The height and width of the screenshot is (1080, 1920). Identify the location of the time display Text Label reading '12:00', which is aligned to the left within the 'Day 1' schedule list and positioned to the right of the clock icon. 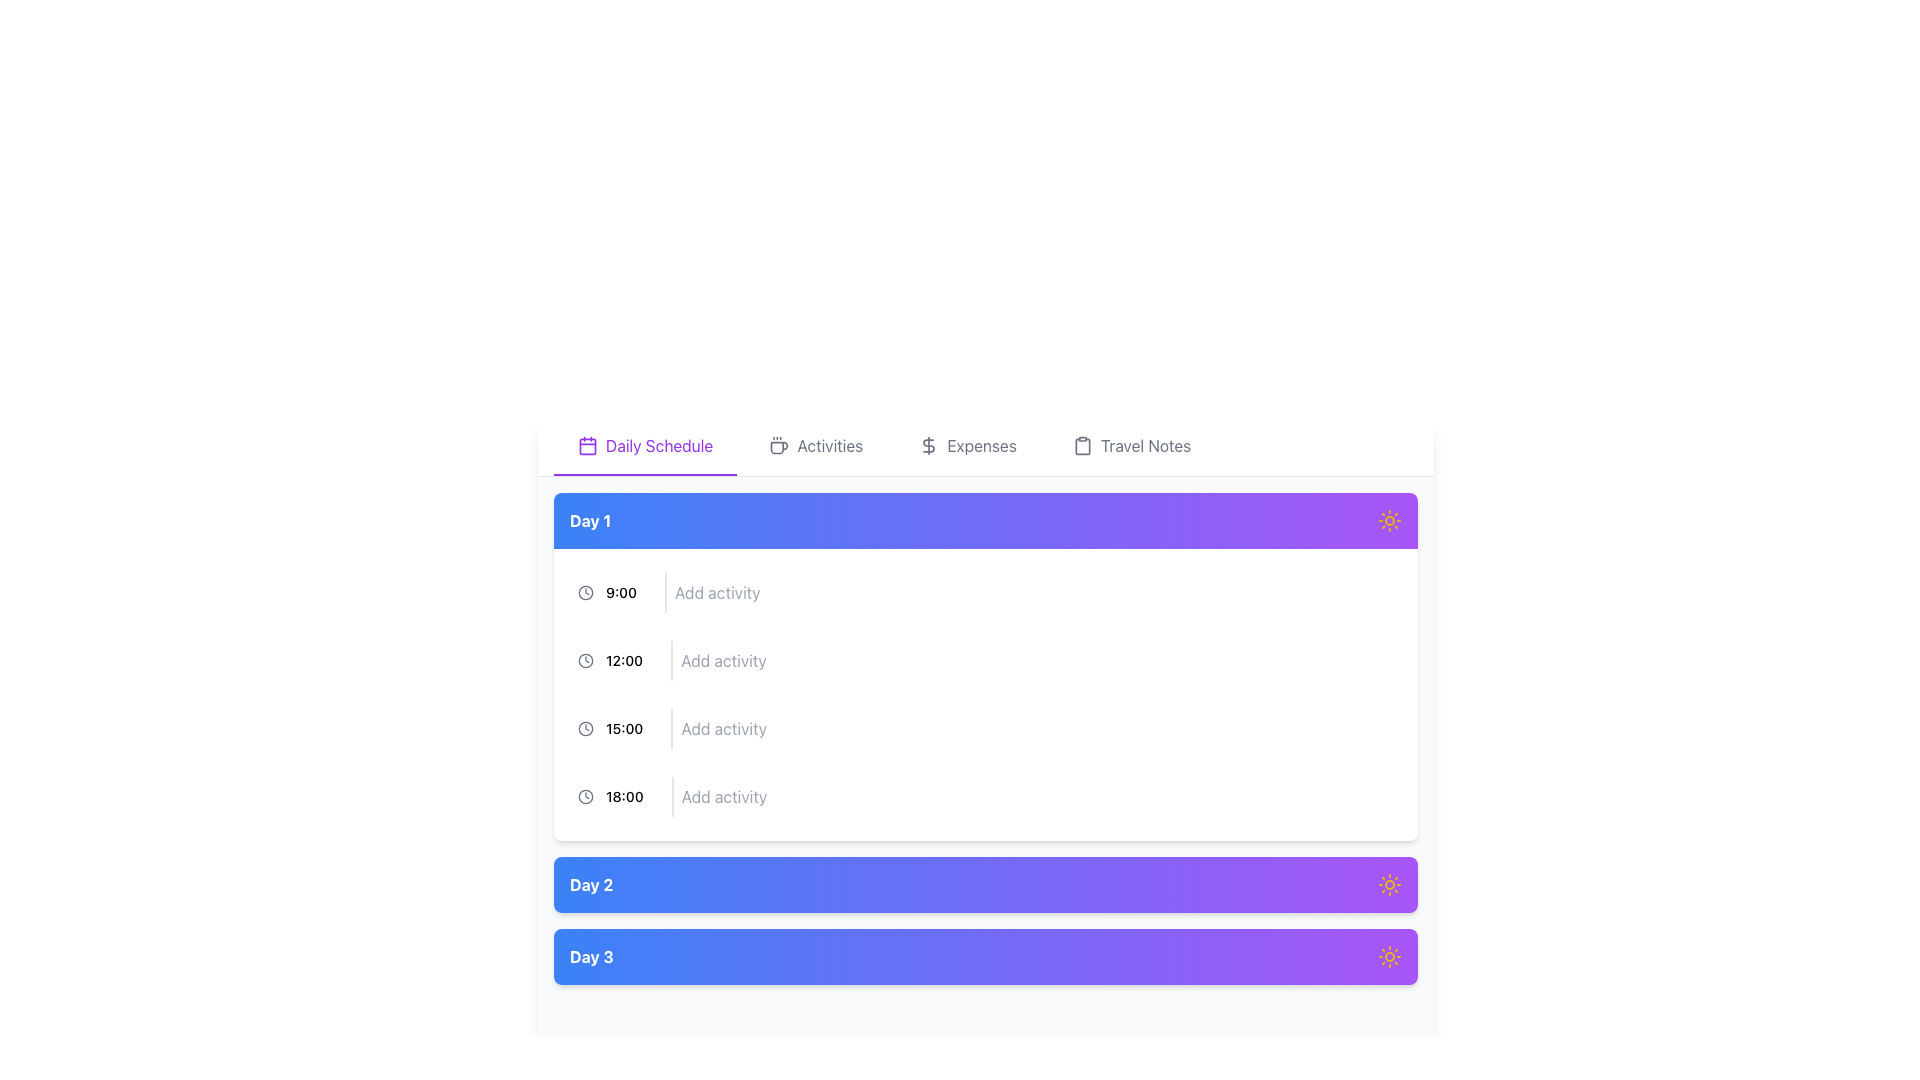
(623, 660).